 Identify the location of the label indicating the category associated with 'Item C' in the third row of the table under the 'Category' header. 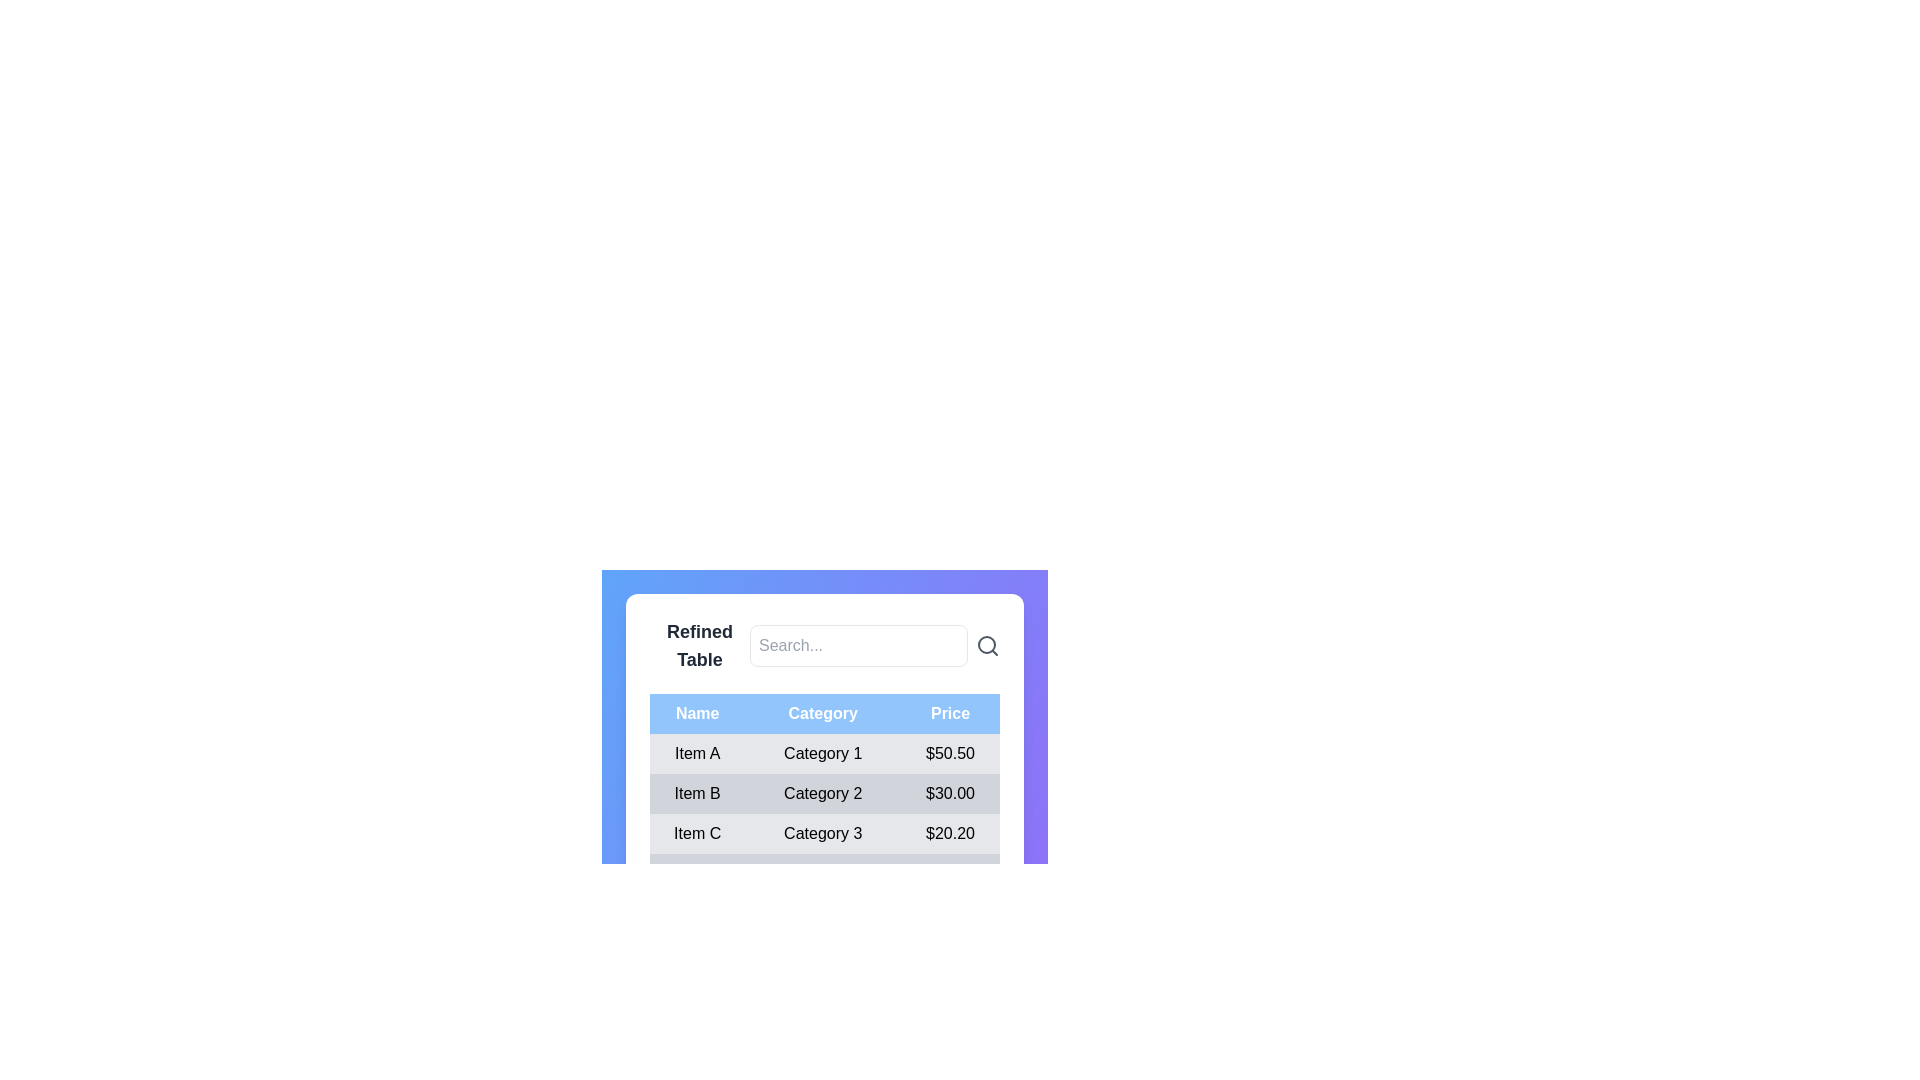
(823, 833).